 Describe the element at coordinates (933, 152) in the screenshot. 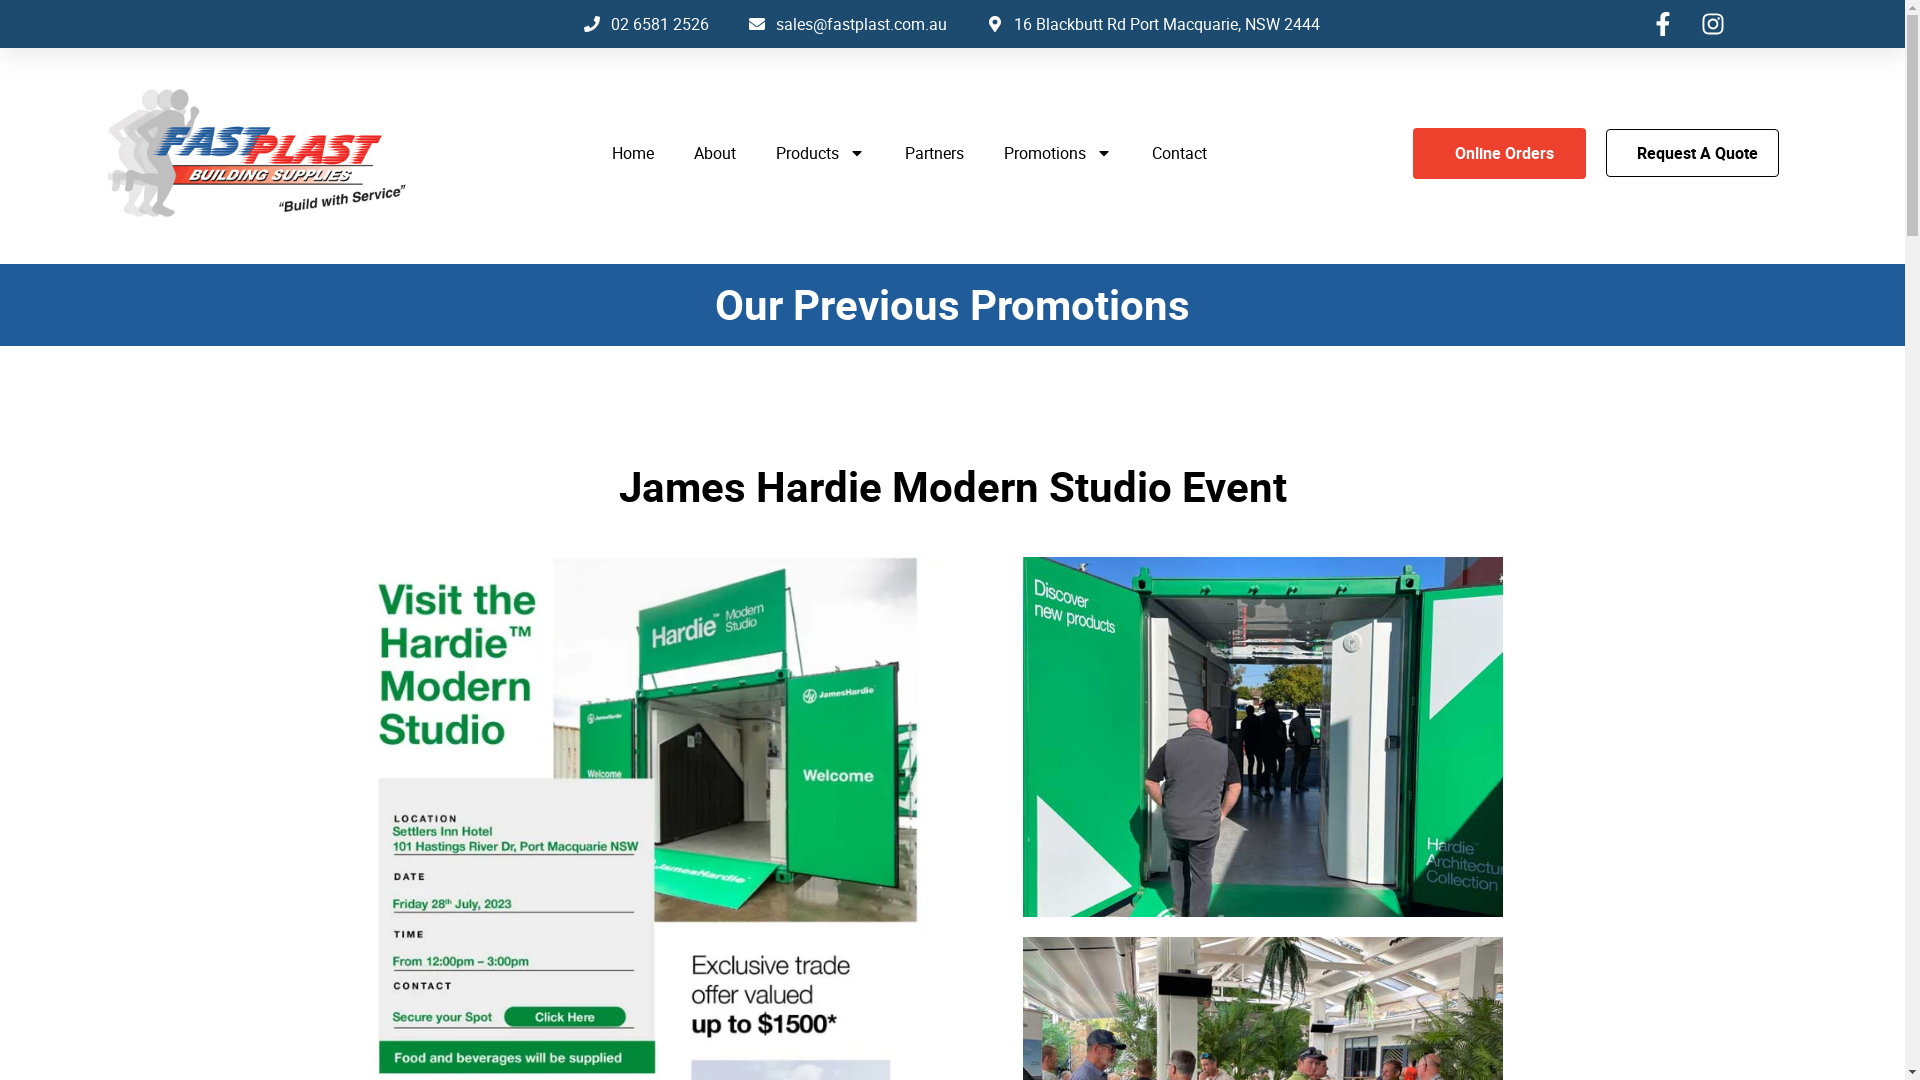

I see `'Partners'` at that location.